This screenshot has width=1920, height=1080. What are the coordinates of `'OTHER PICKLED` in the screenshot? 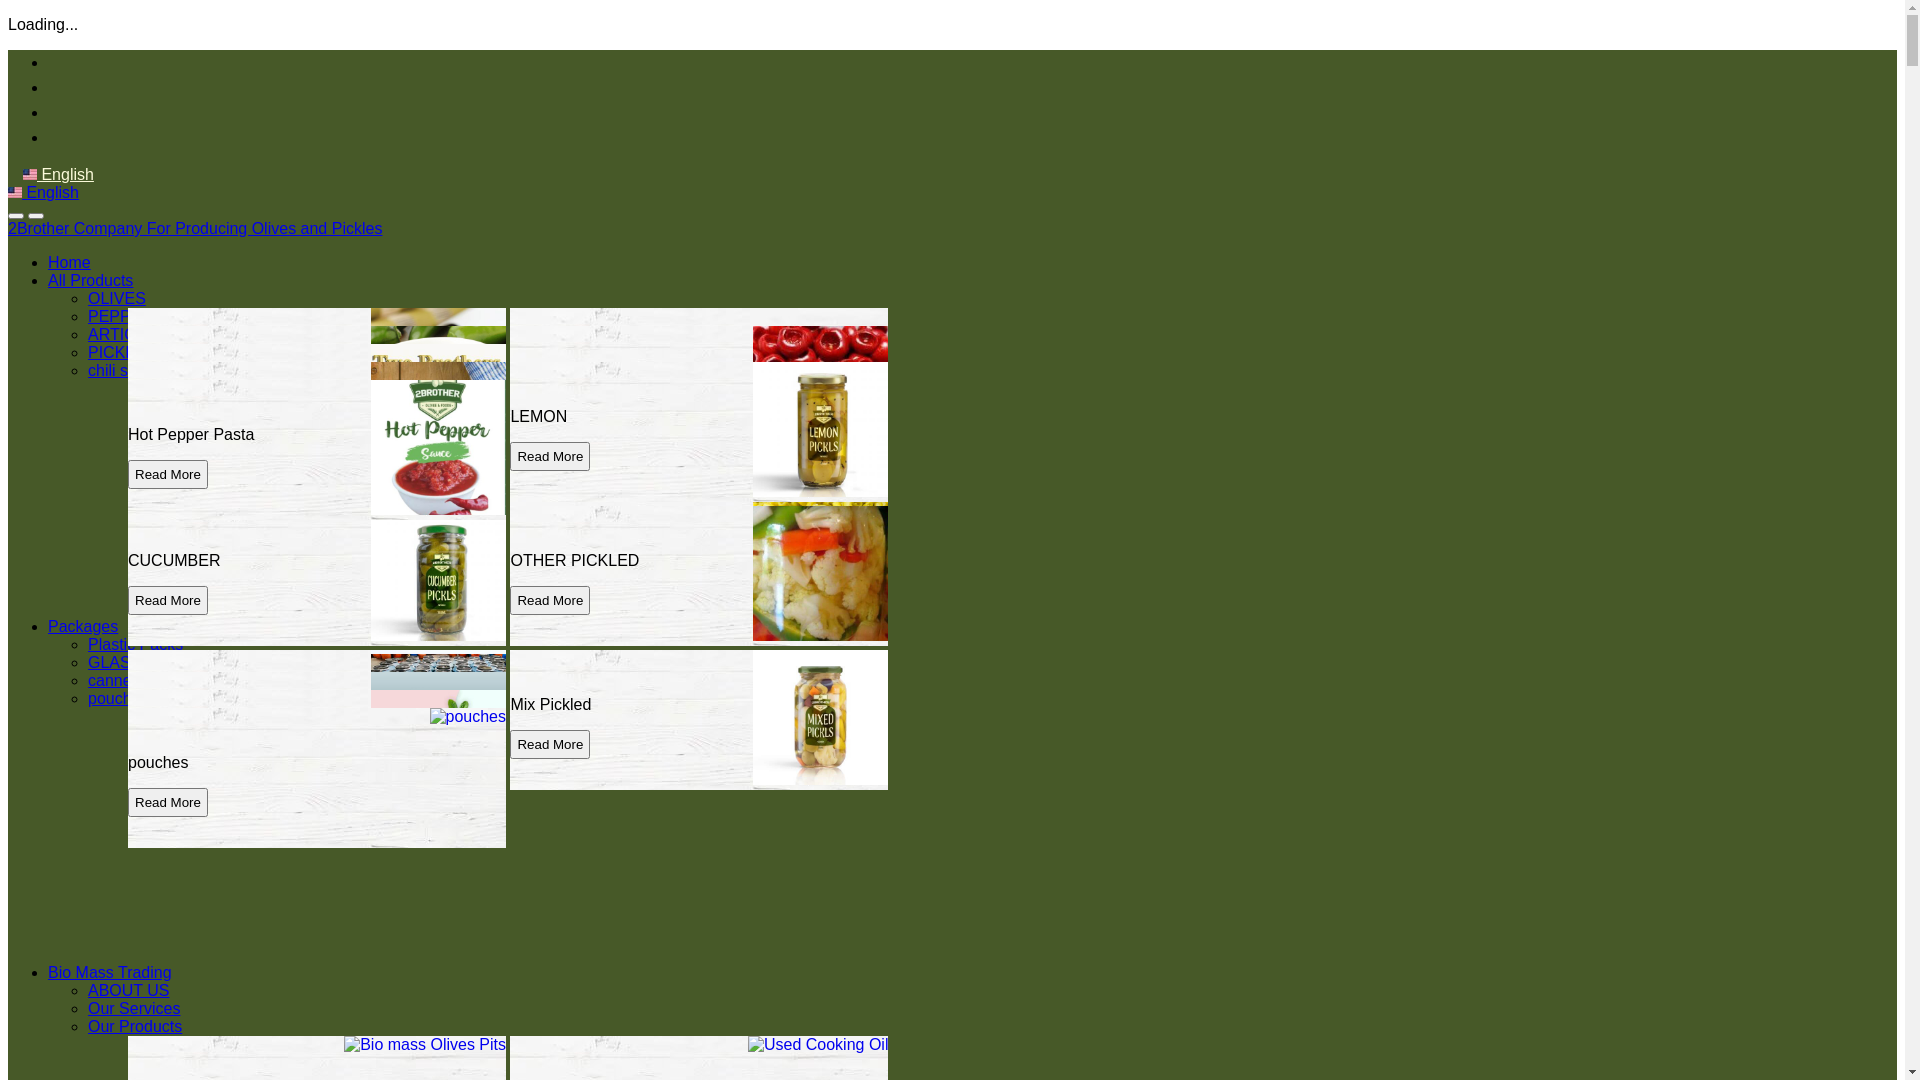 It's located at (699, 575).